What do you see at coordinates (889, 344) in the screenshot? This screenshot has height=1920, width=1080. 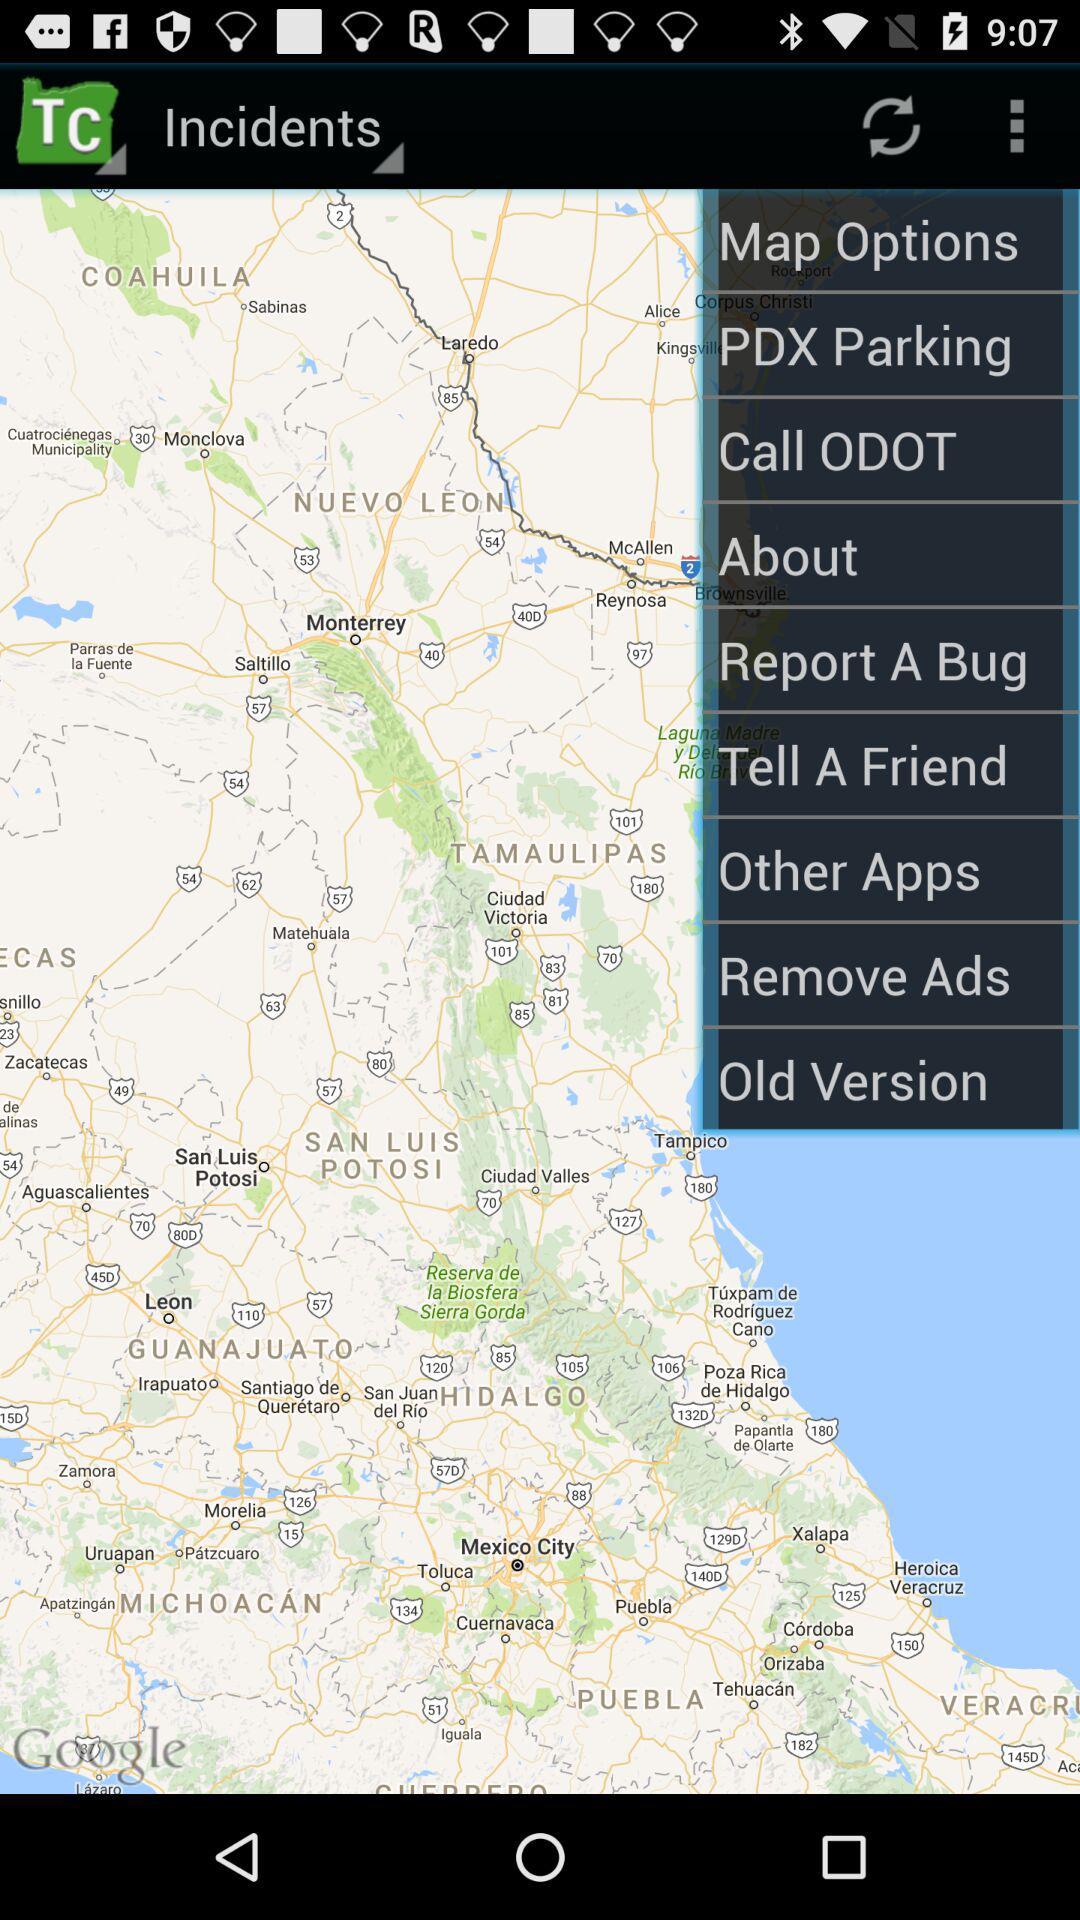 I see `pdx parking item` at bounding box center [889, 344].